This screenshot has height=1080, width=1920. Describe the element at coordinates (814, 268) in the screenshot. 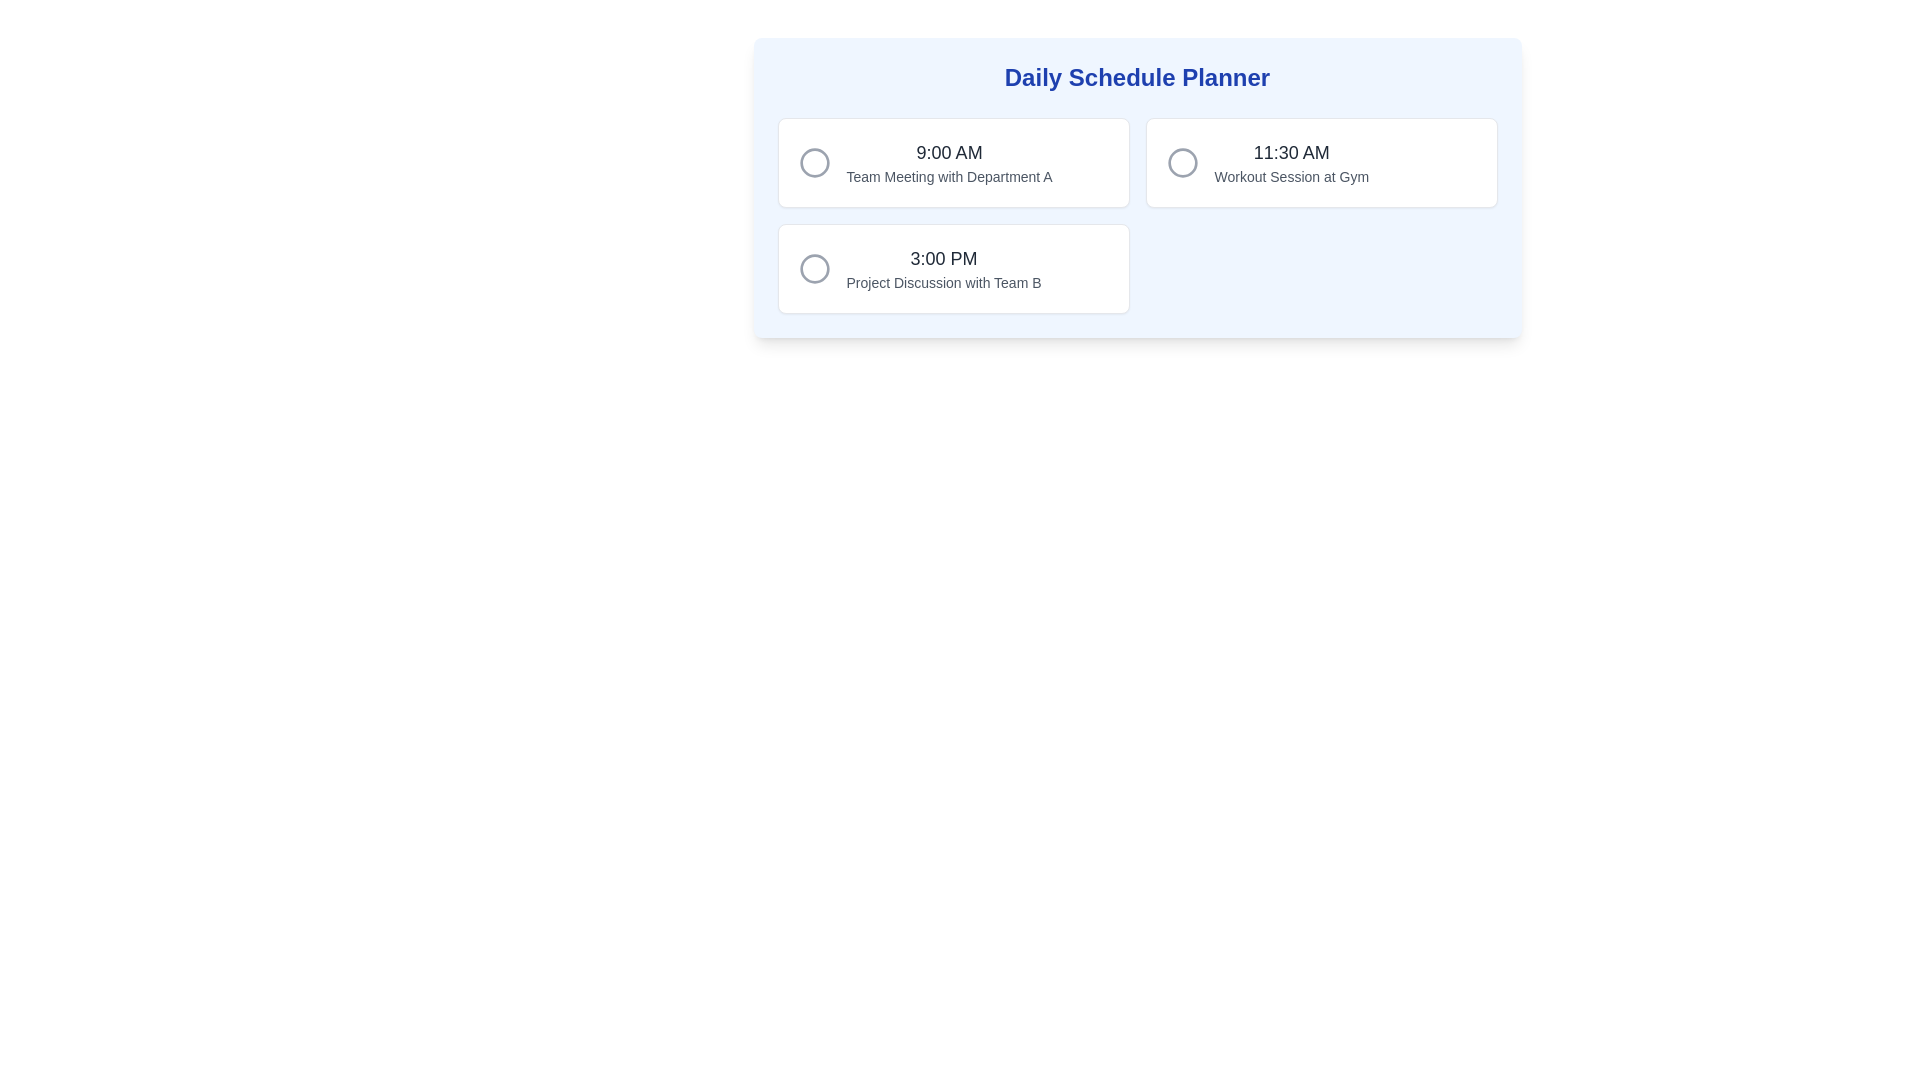

I see `the circular icon representing the status option located to the left of the '3:00 PM Project Discussion with Team B' entry in the schedule` at that location.